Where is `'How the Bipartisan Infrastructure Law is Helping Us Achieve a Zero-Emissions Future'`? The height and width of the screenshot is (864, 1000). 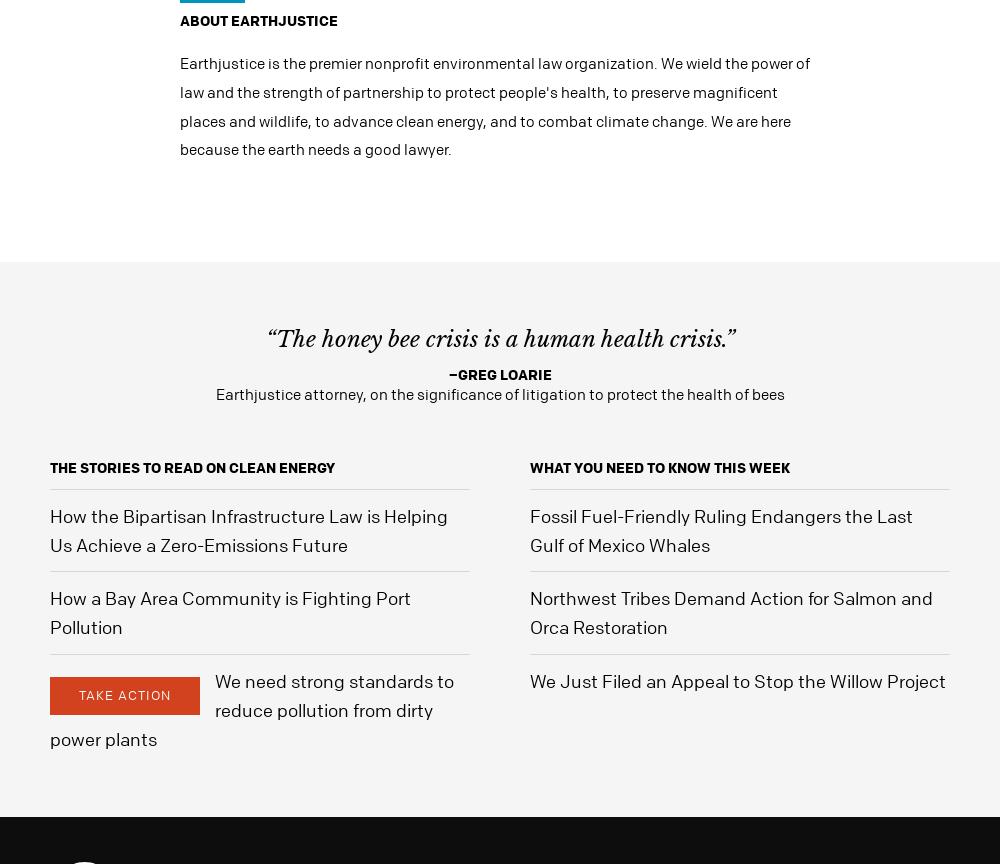 'How the Bipartisan Infrastructure Law is Helping Us Achieve a Zero-Emissions Future' is located at coordinates (50, 529).